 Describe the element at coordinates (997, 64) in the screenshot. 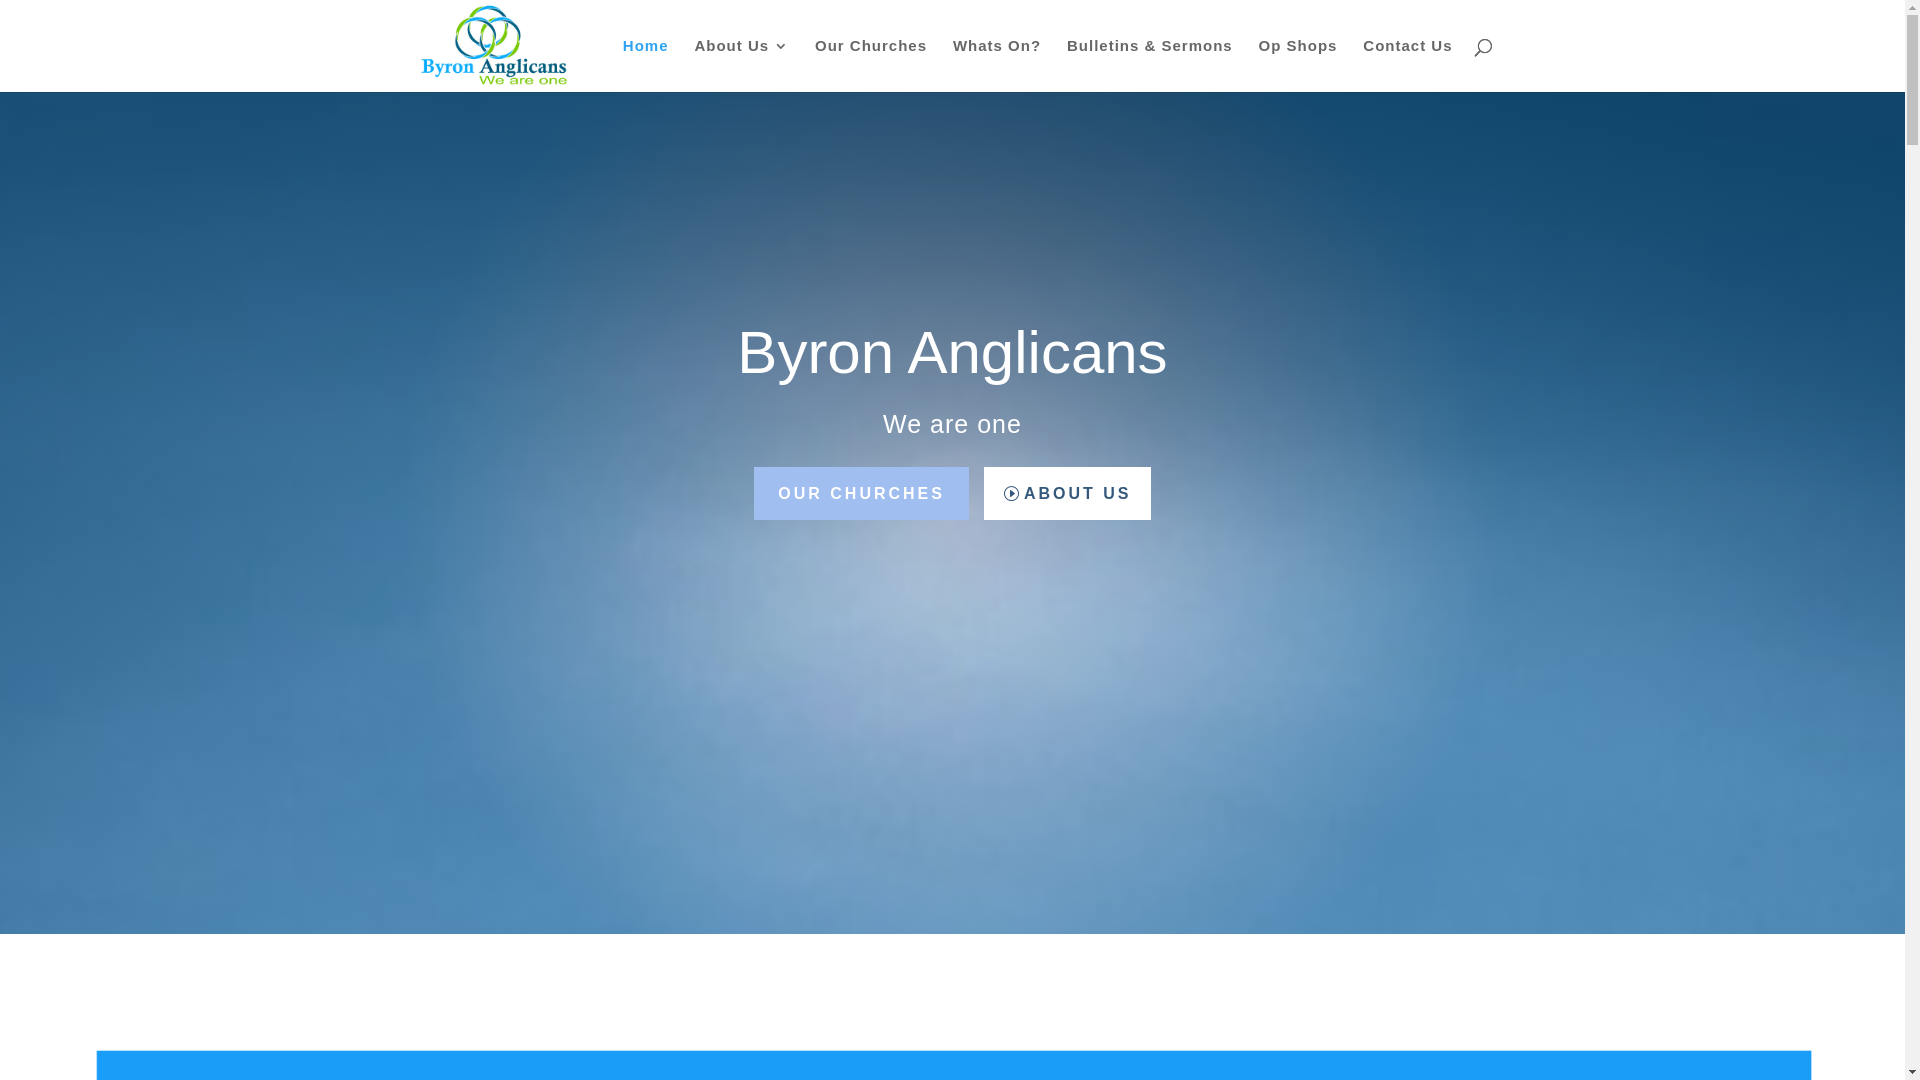

I see `'Whats On?'` at that location.